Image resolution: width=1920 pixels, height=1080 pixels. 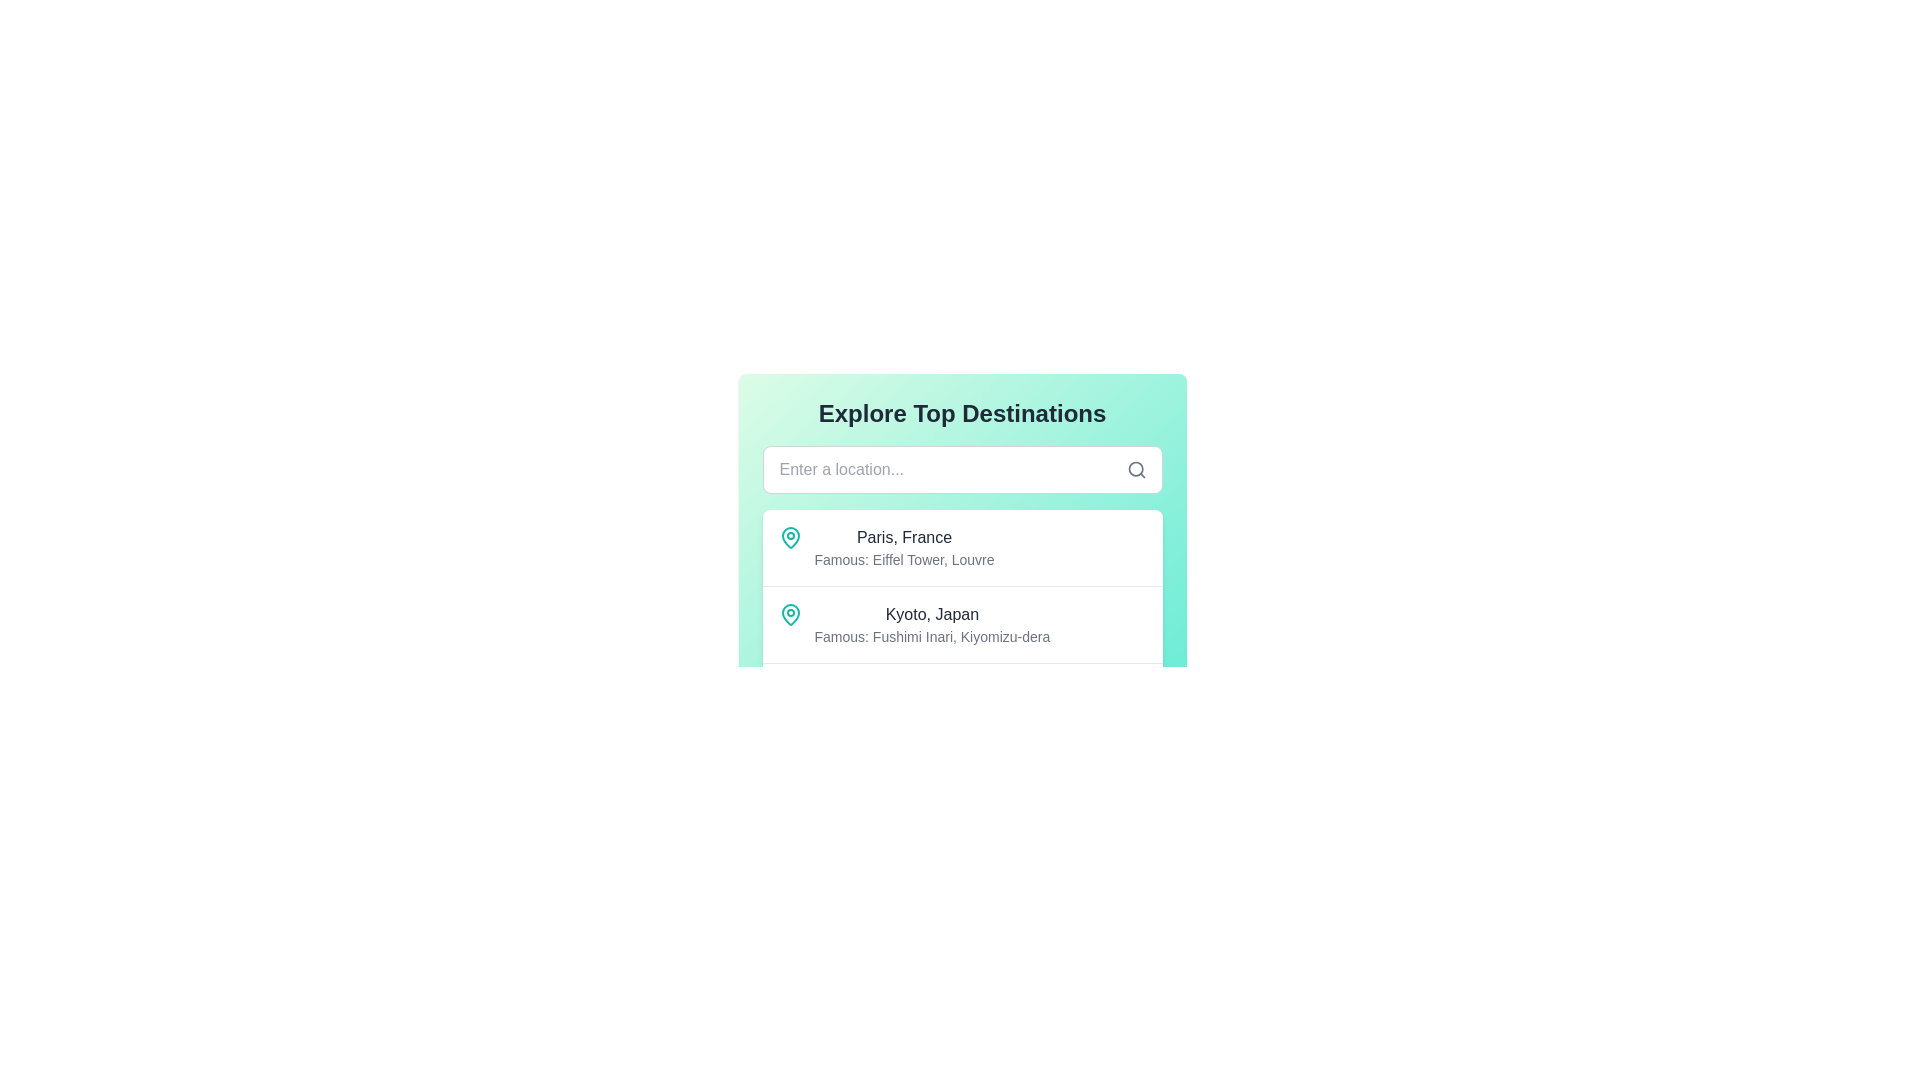 I want to click on the decorative circular part of the magnifying glass icon located to the far right of the search bar, slightly above its vertical centerline, so click(x=1135, y=469).